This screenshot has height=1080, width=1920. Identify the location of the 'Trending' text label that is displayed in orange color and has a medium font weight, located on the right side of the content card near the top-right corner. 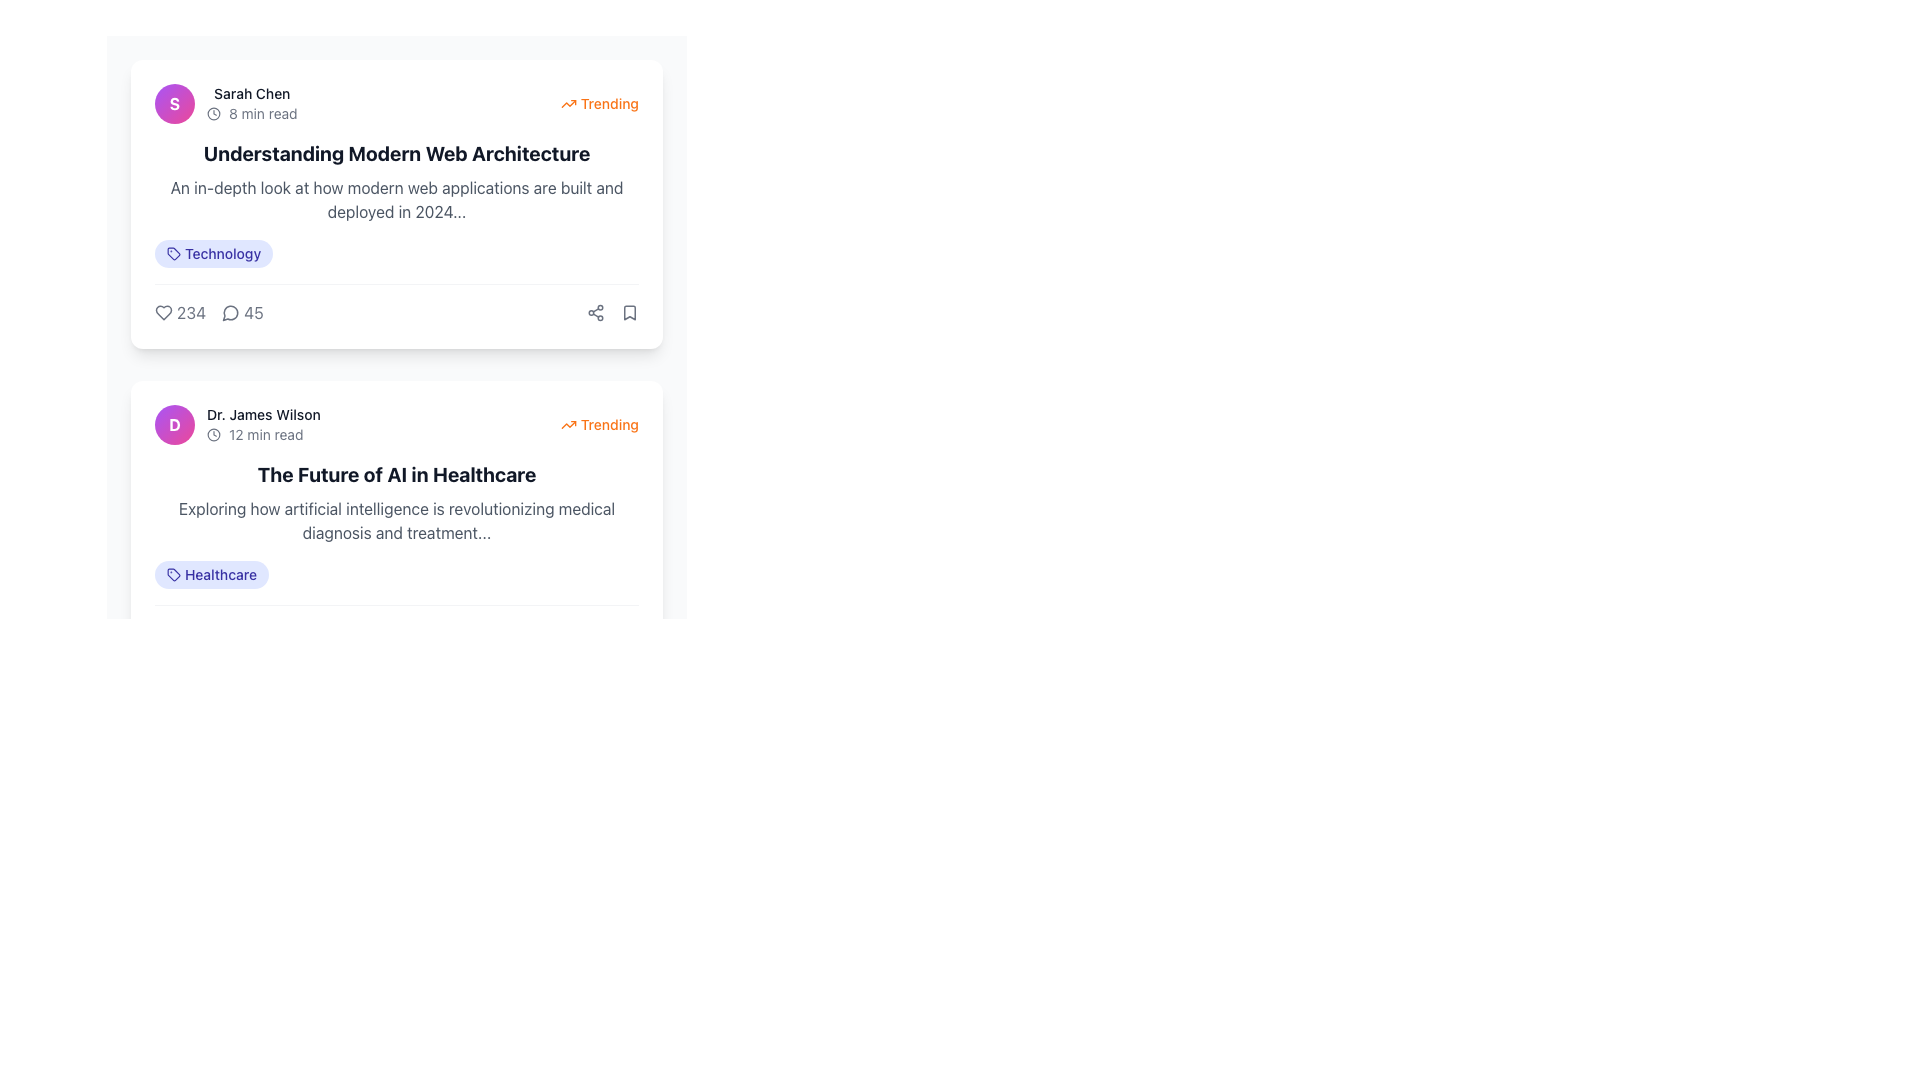
(608, 104).